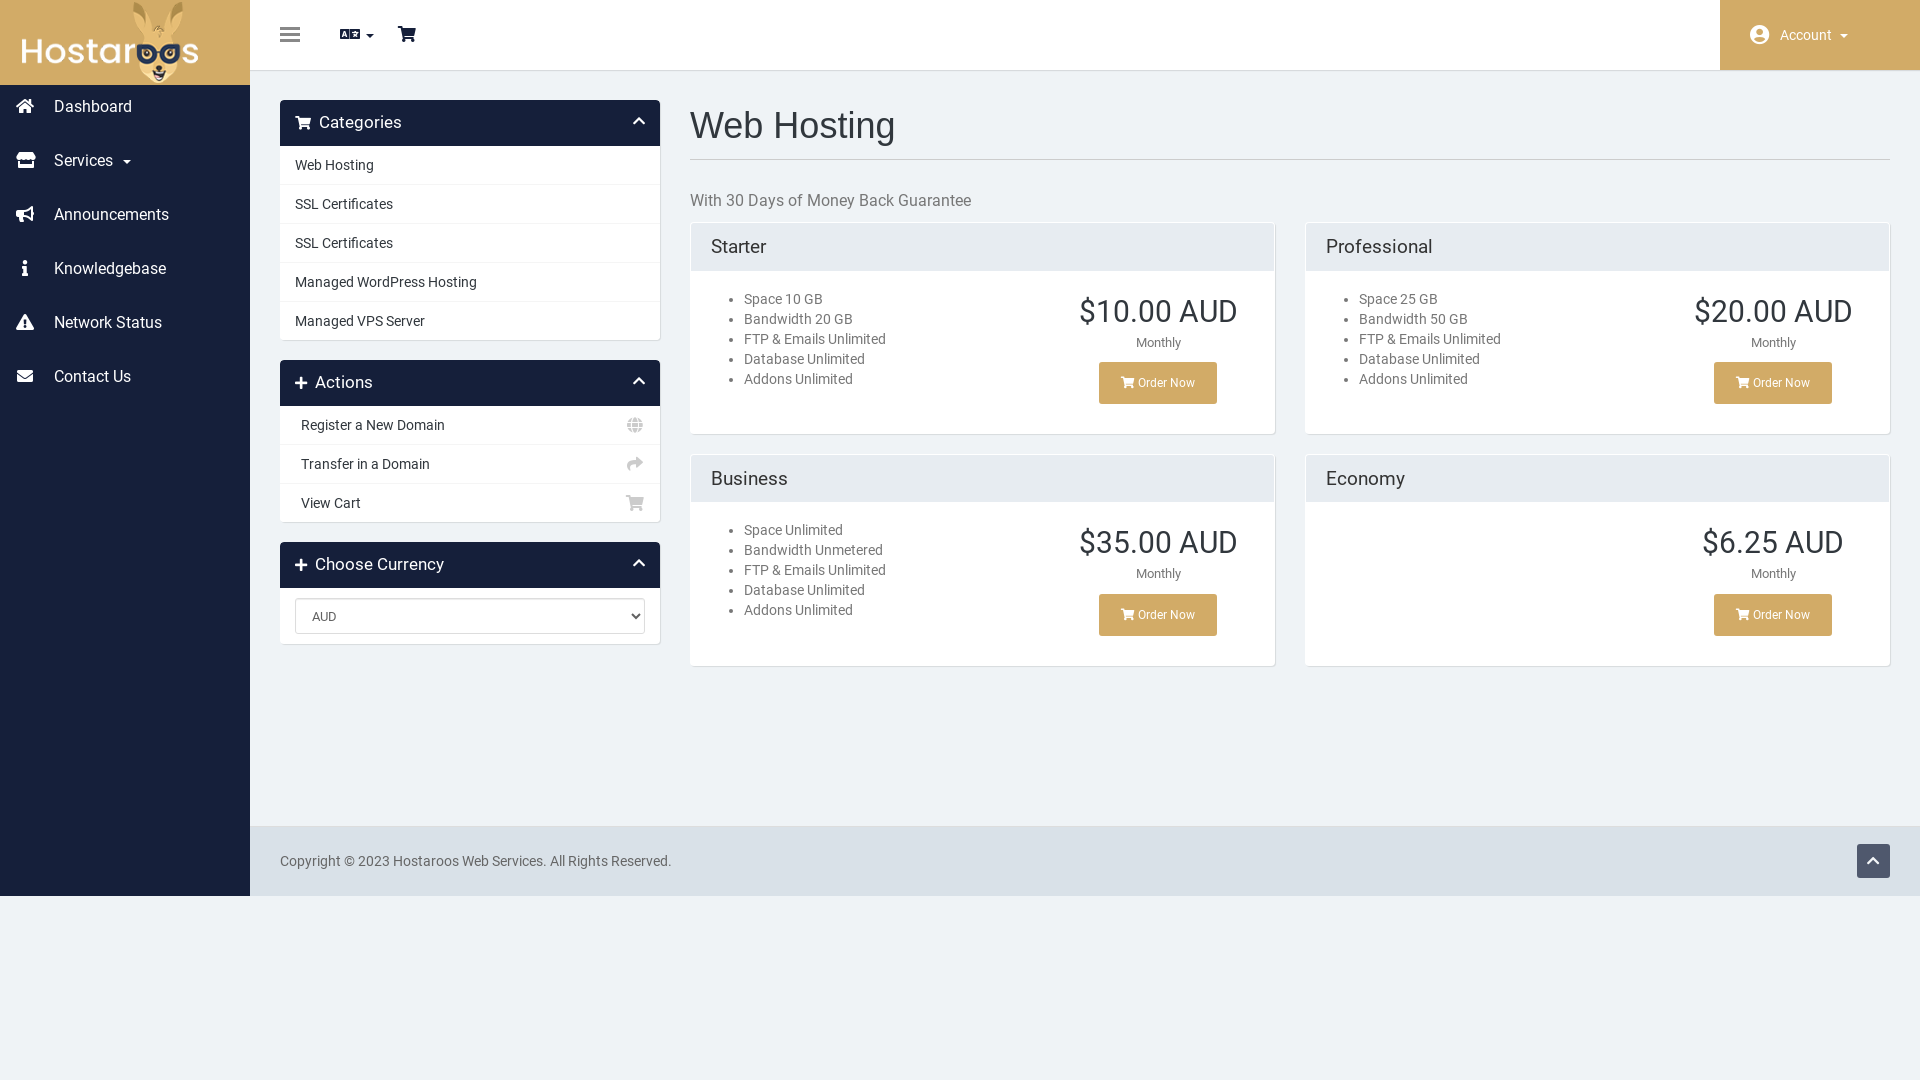 This screenshot has height=1080, width=1920. Describe the element at coordinates (1772, 382) in the screenshot. I see `'Order Now'` at that location.